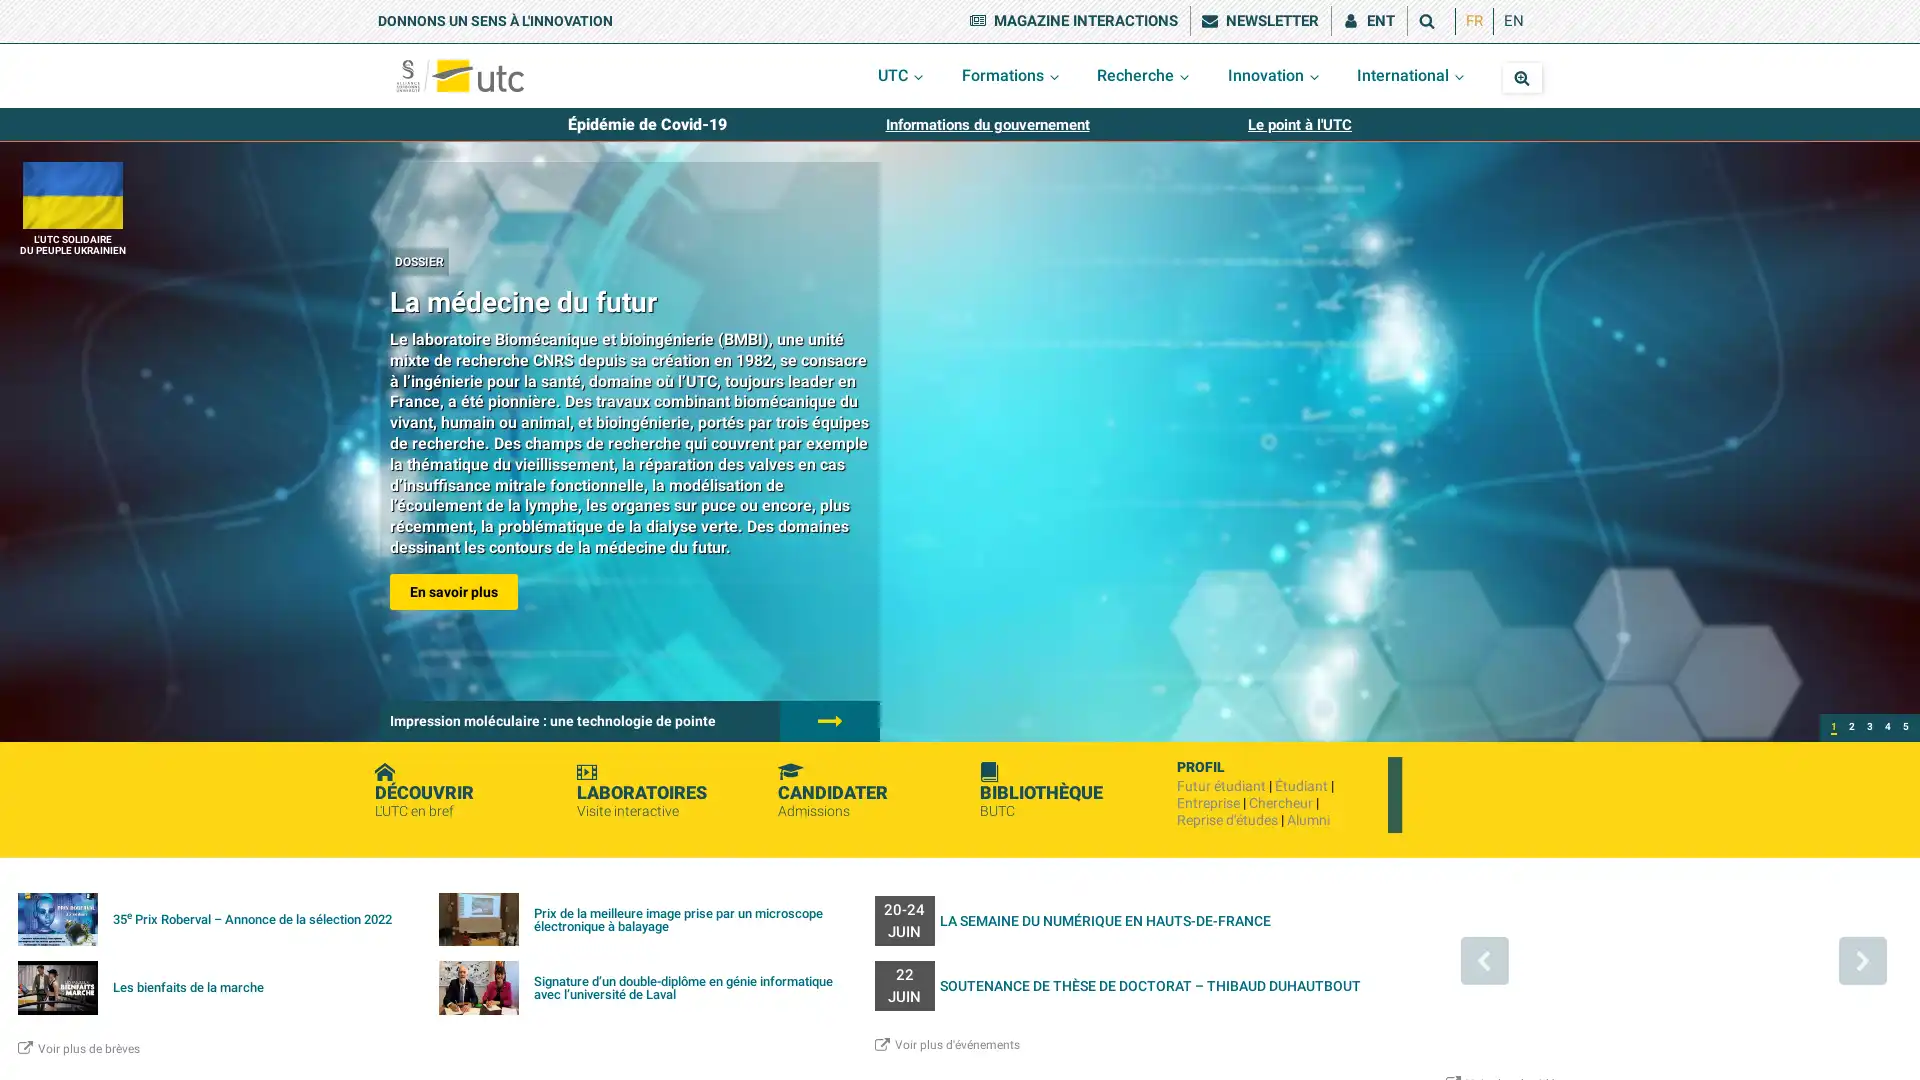 The height and width of the screenshot is (1080, 1920). Describe the element at coordinates (1904, 728) in the screenshot. I see `Signature dun accord de double diplome avec lUniversite Francaise dEgypte (UFE)` at that location.